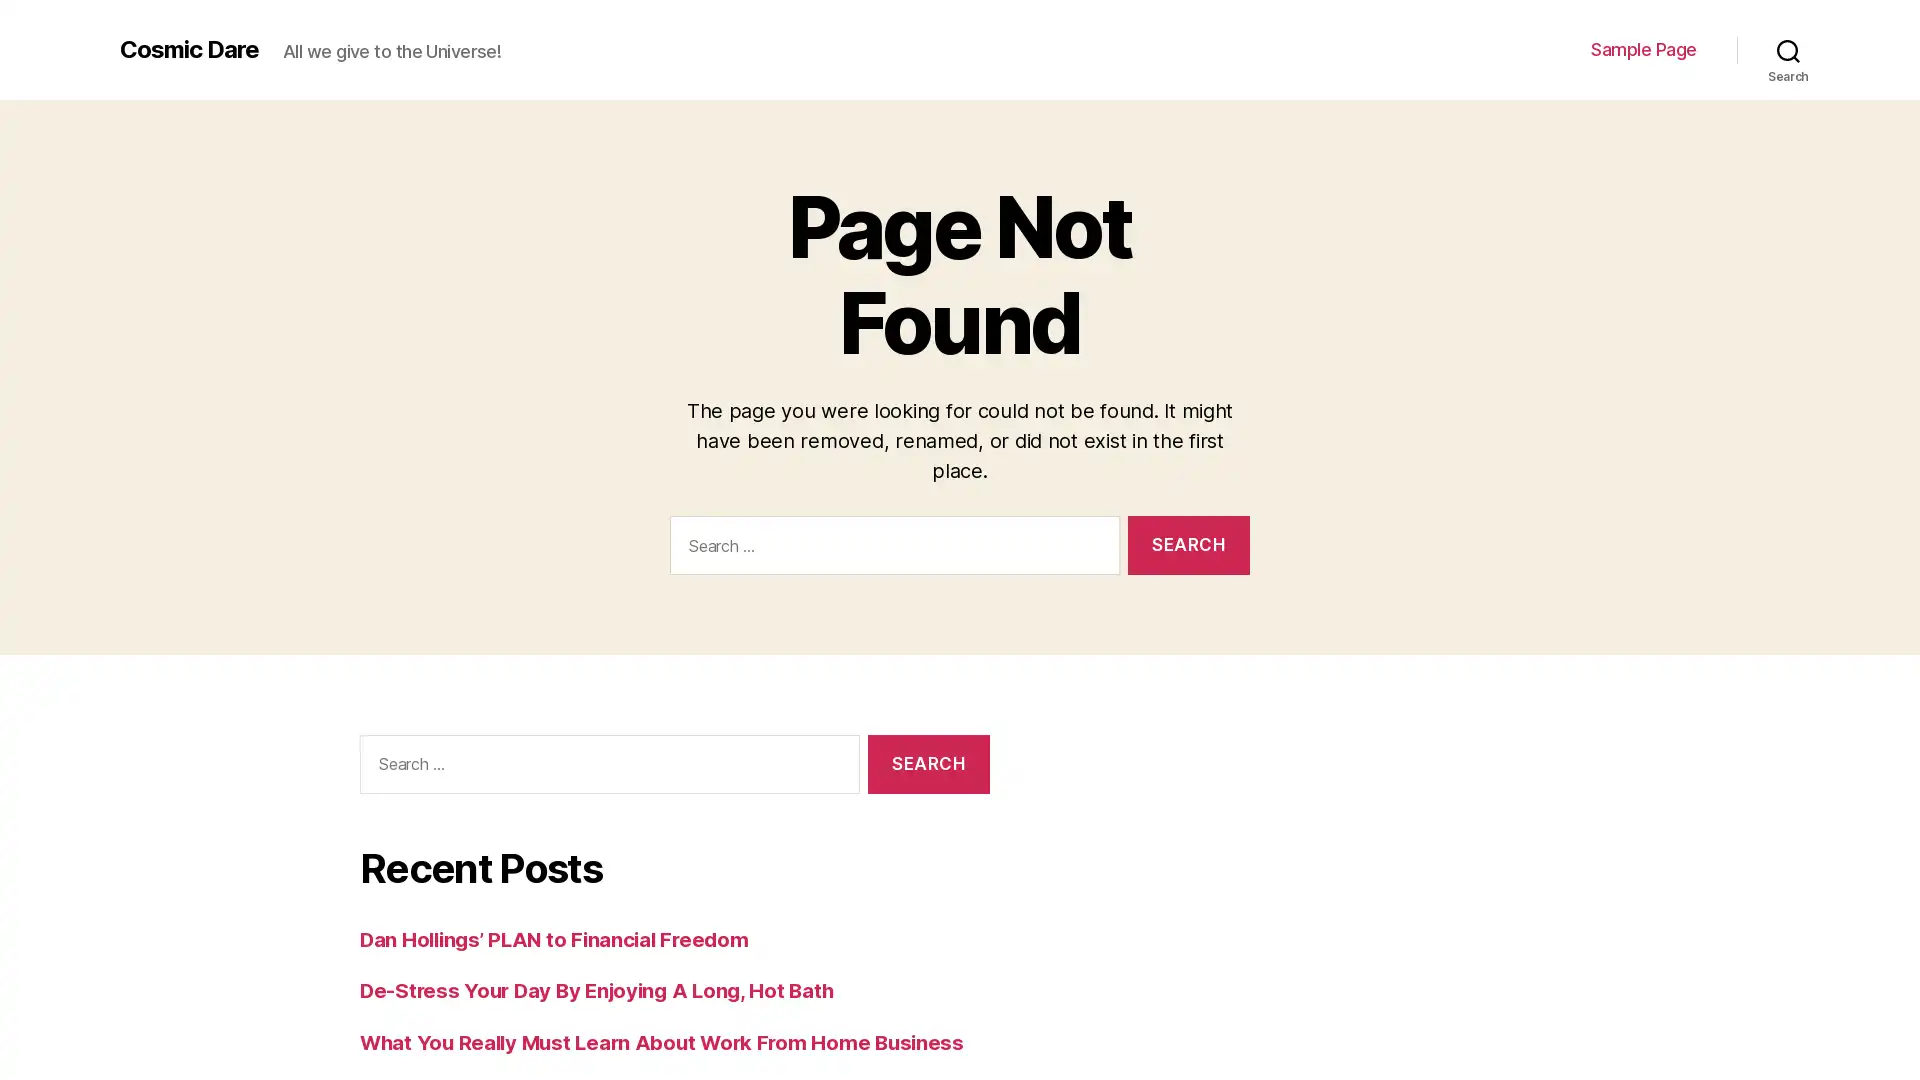  Describe the element at coordinates (1788, 49) in the screenshot. I see `Search` at that location.